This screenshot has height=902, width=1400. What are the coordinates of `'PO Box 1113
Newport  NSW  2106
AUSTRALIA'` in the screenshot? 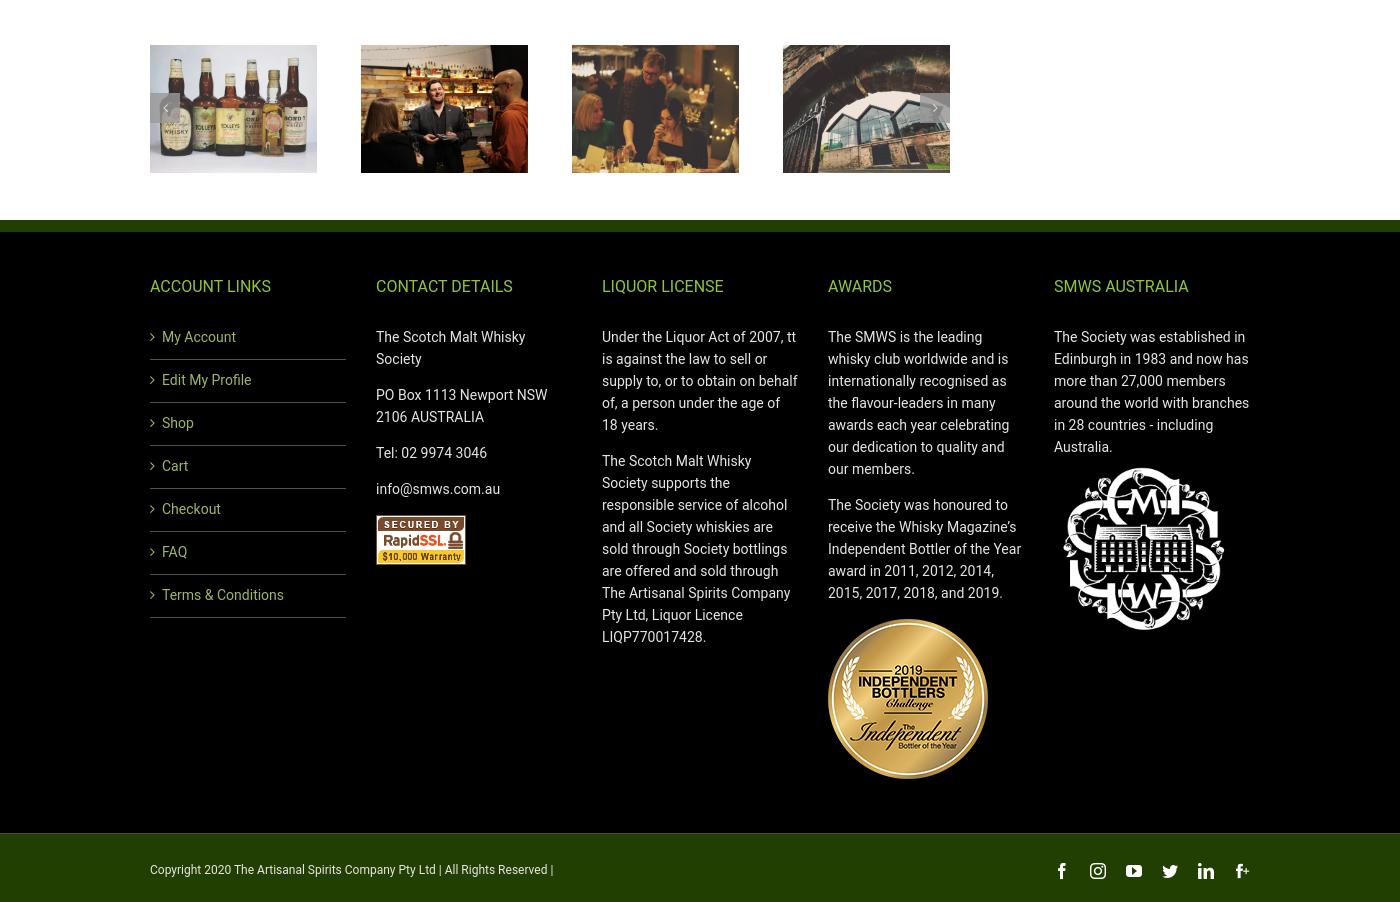 It's located at (376, 405).